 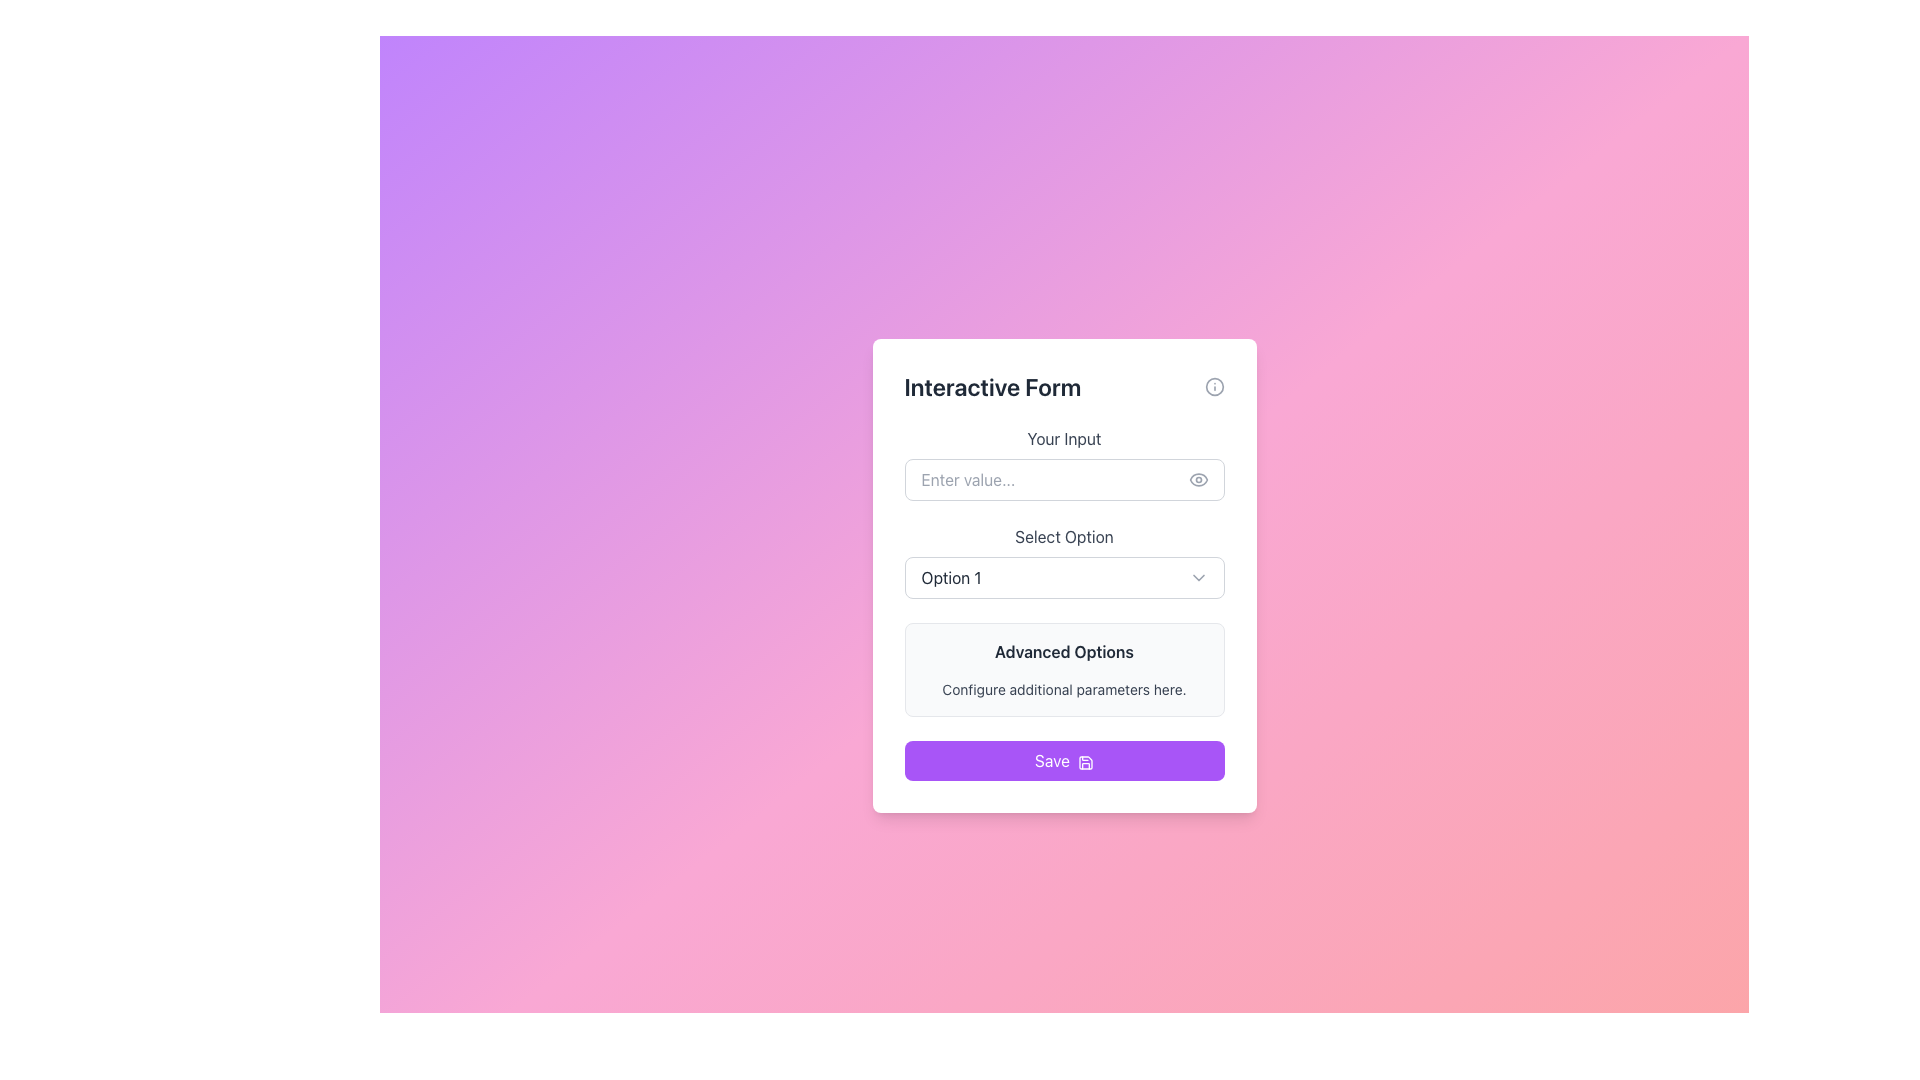 What do you see at coordinates (1063, 479) in the screenshot?
I see `the eye icon next` at bounding box center [1063, 479].